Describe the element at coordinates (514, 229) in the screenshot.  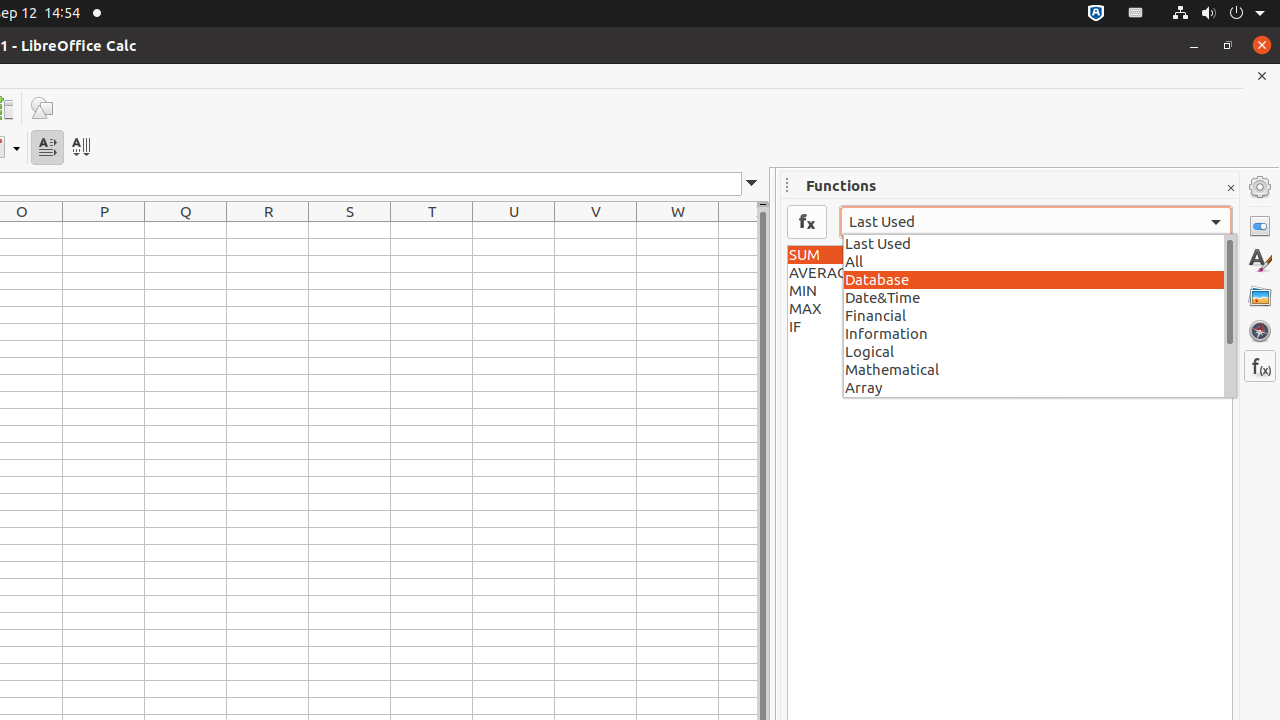
I see `'U1'` at that location.